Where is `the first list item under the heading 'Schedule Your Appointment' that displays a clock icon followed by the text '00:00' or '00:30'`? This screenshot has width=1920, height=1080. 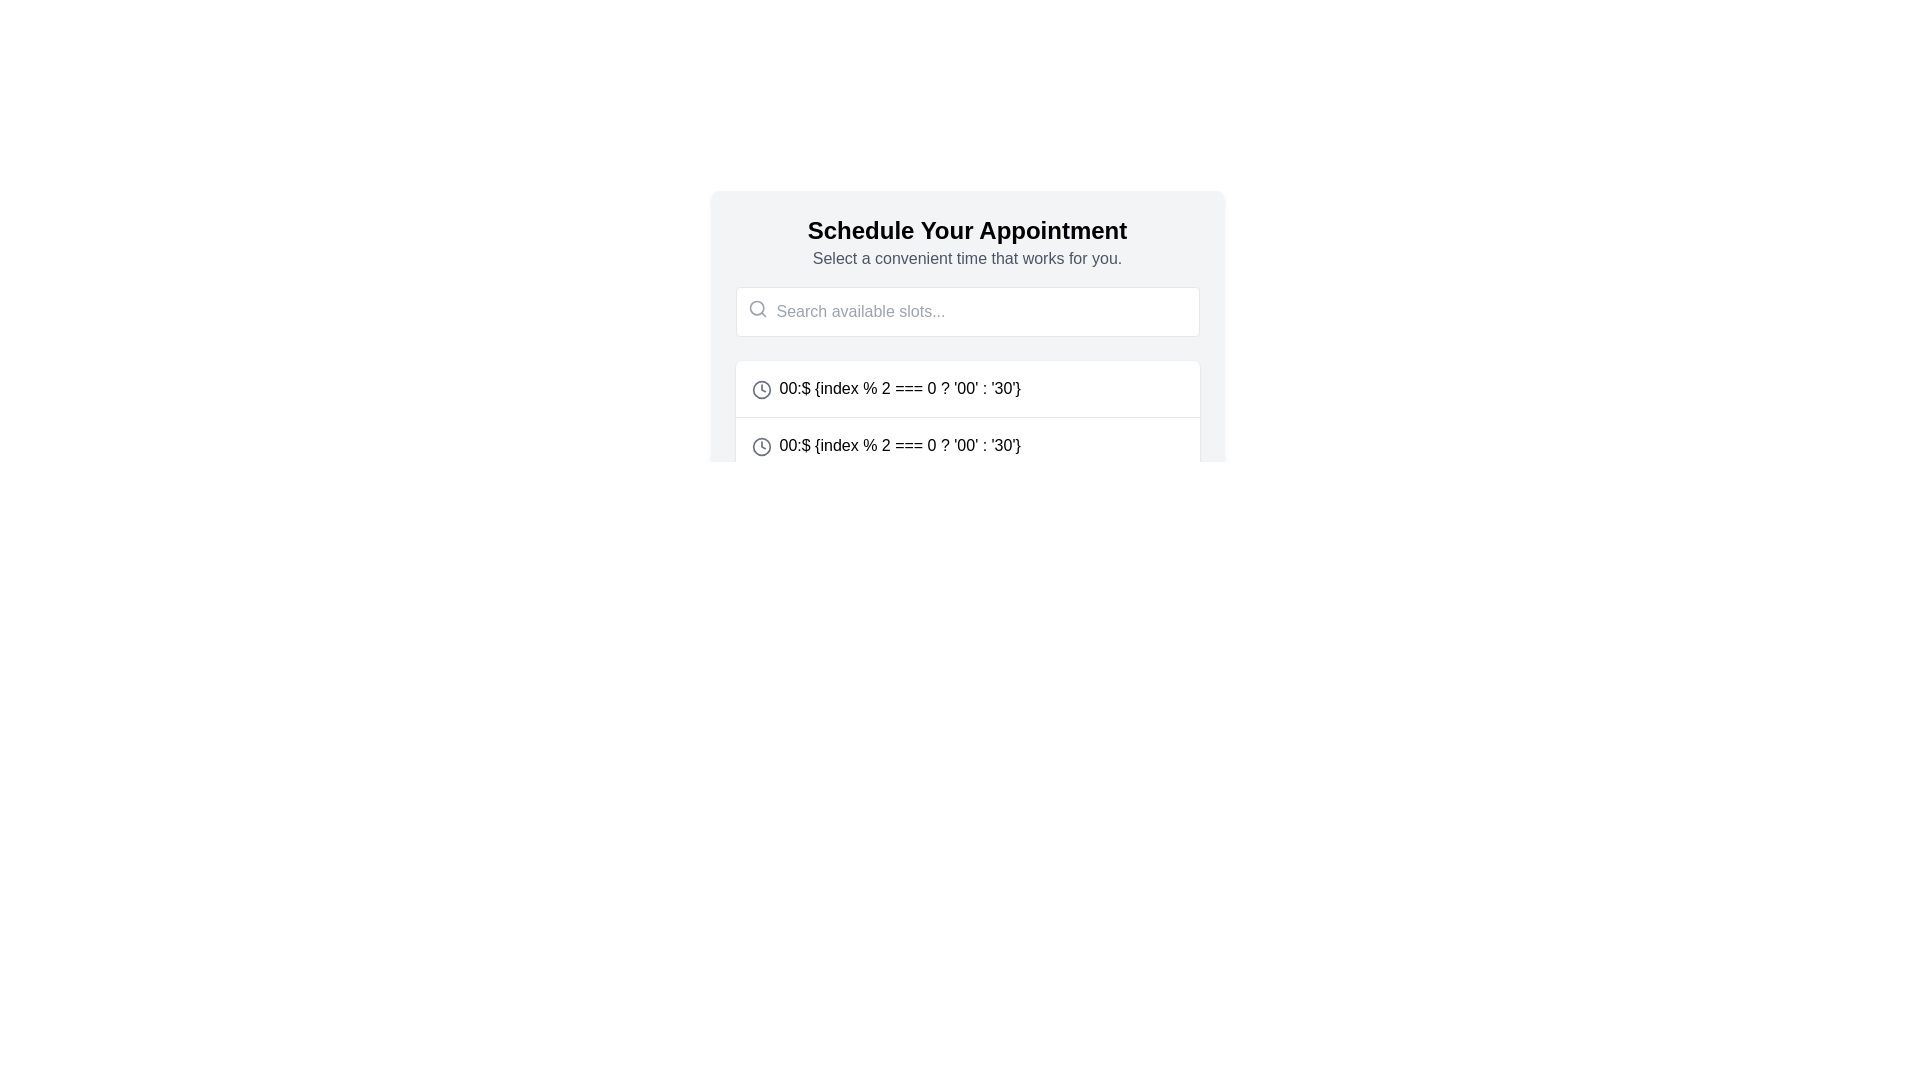 the first list item under the heading 'Schedule Your Appointment' that displays a clock icon followed by the text '00:00' or '00:30' is located at coordinates (885, 389).